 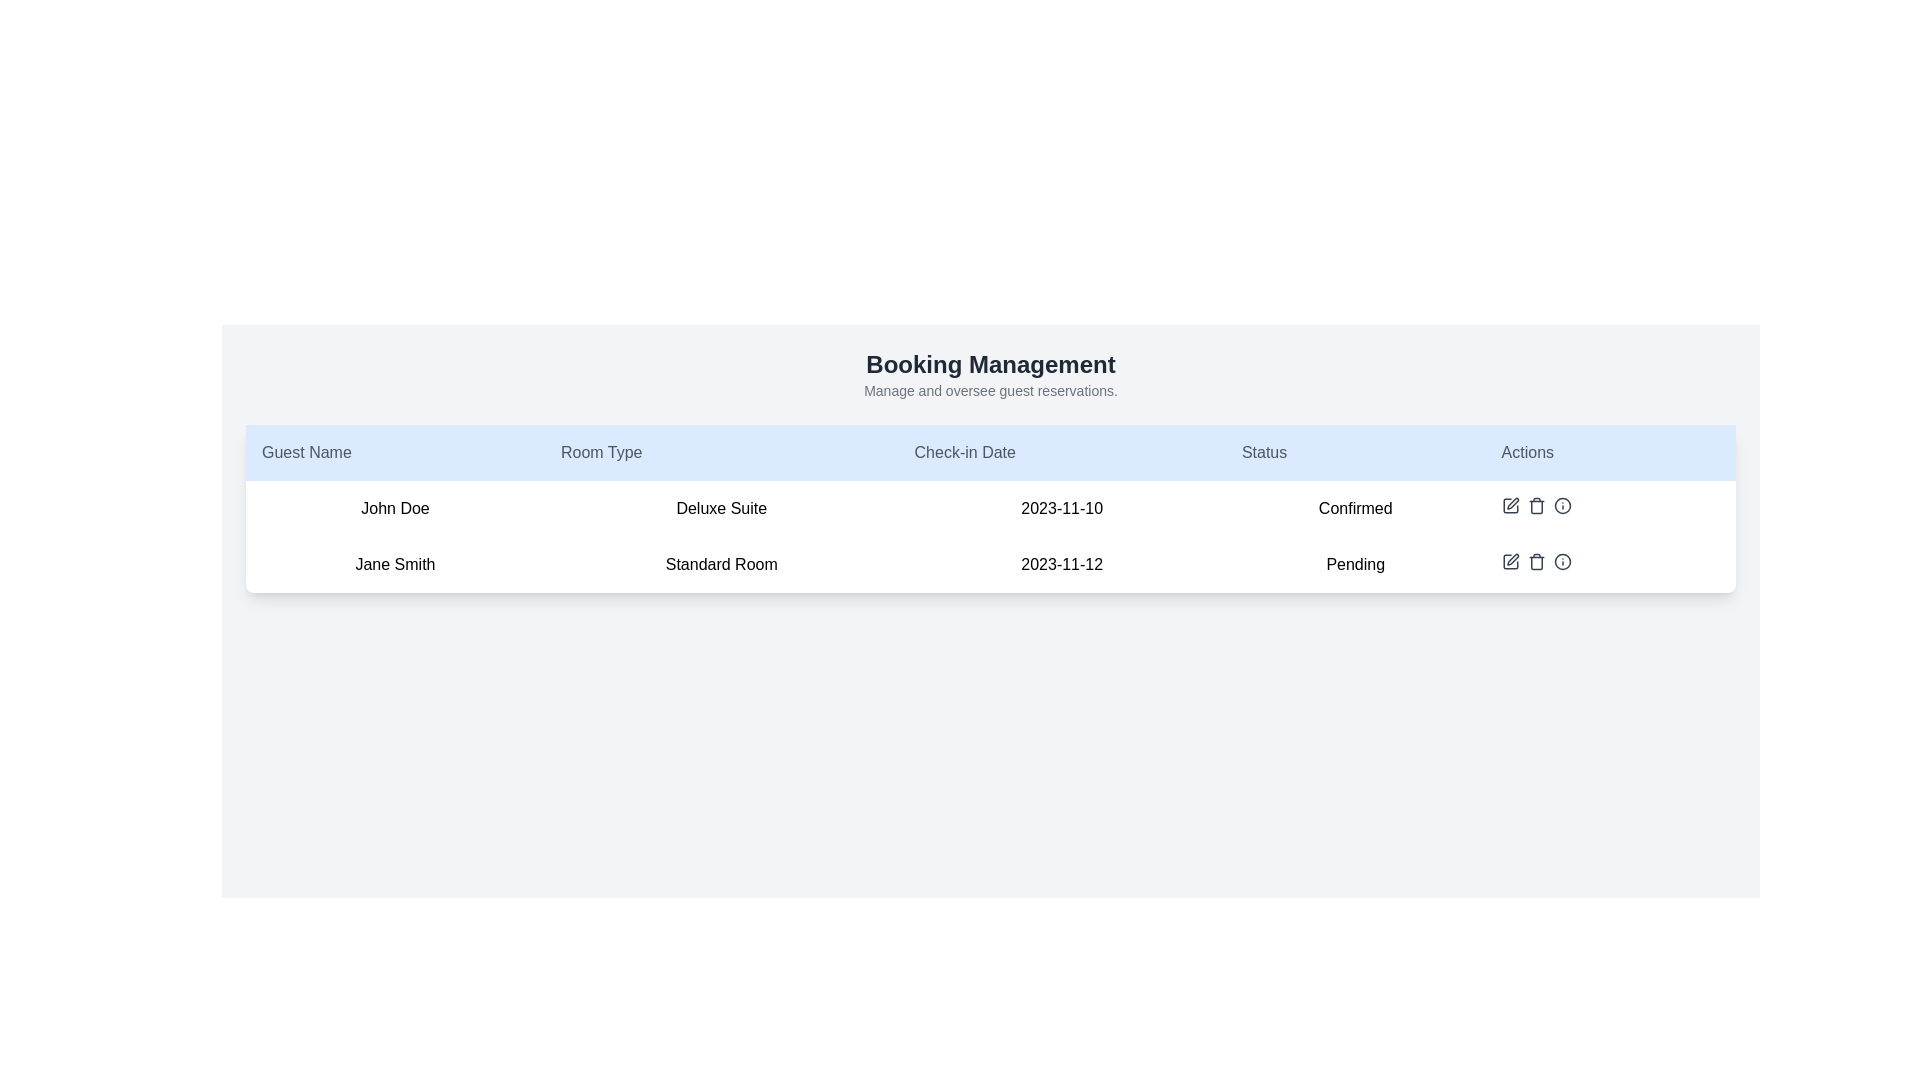 What do you see at coordinates (1355, 508) in the screenshot?
I see `text label indicating the booking status of the guest named 'John Doe', which confirms that the booking is confirmed` at bounding box center [1355, 508].